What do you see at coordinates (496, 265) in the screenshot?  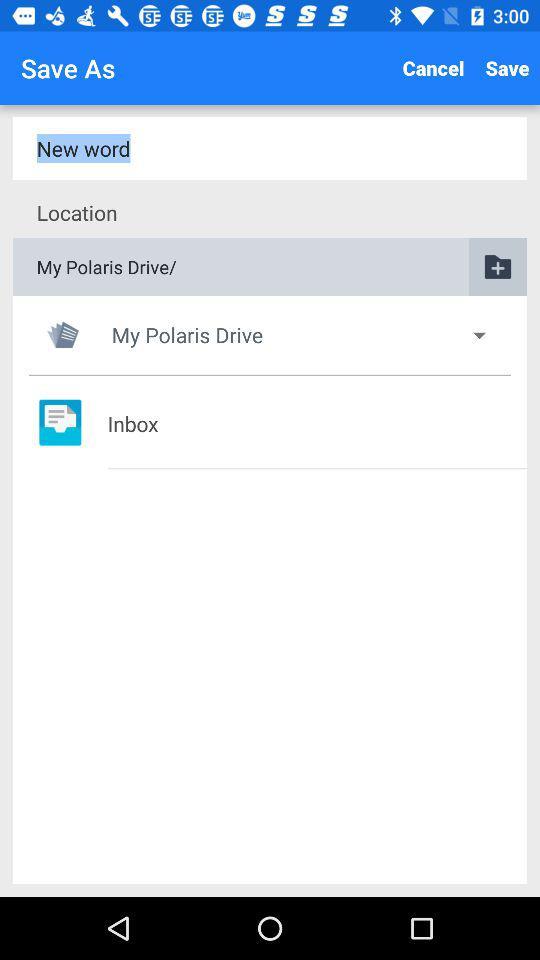 I see `the folder icon` at bounding box center [496, 265].